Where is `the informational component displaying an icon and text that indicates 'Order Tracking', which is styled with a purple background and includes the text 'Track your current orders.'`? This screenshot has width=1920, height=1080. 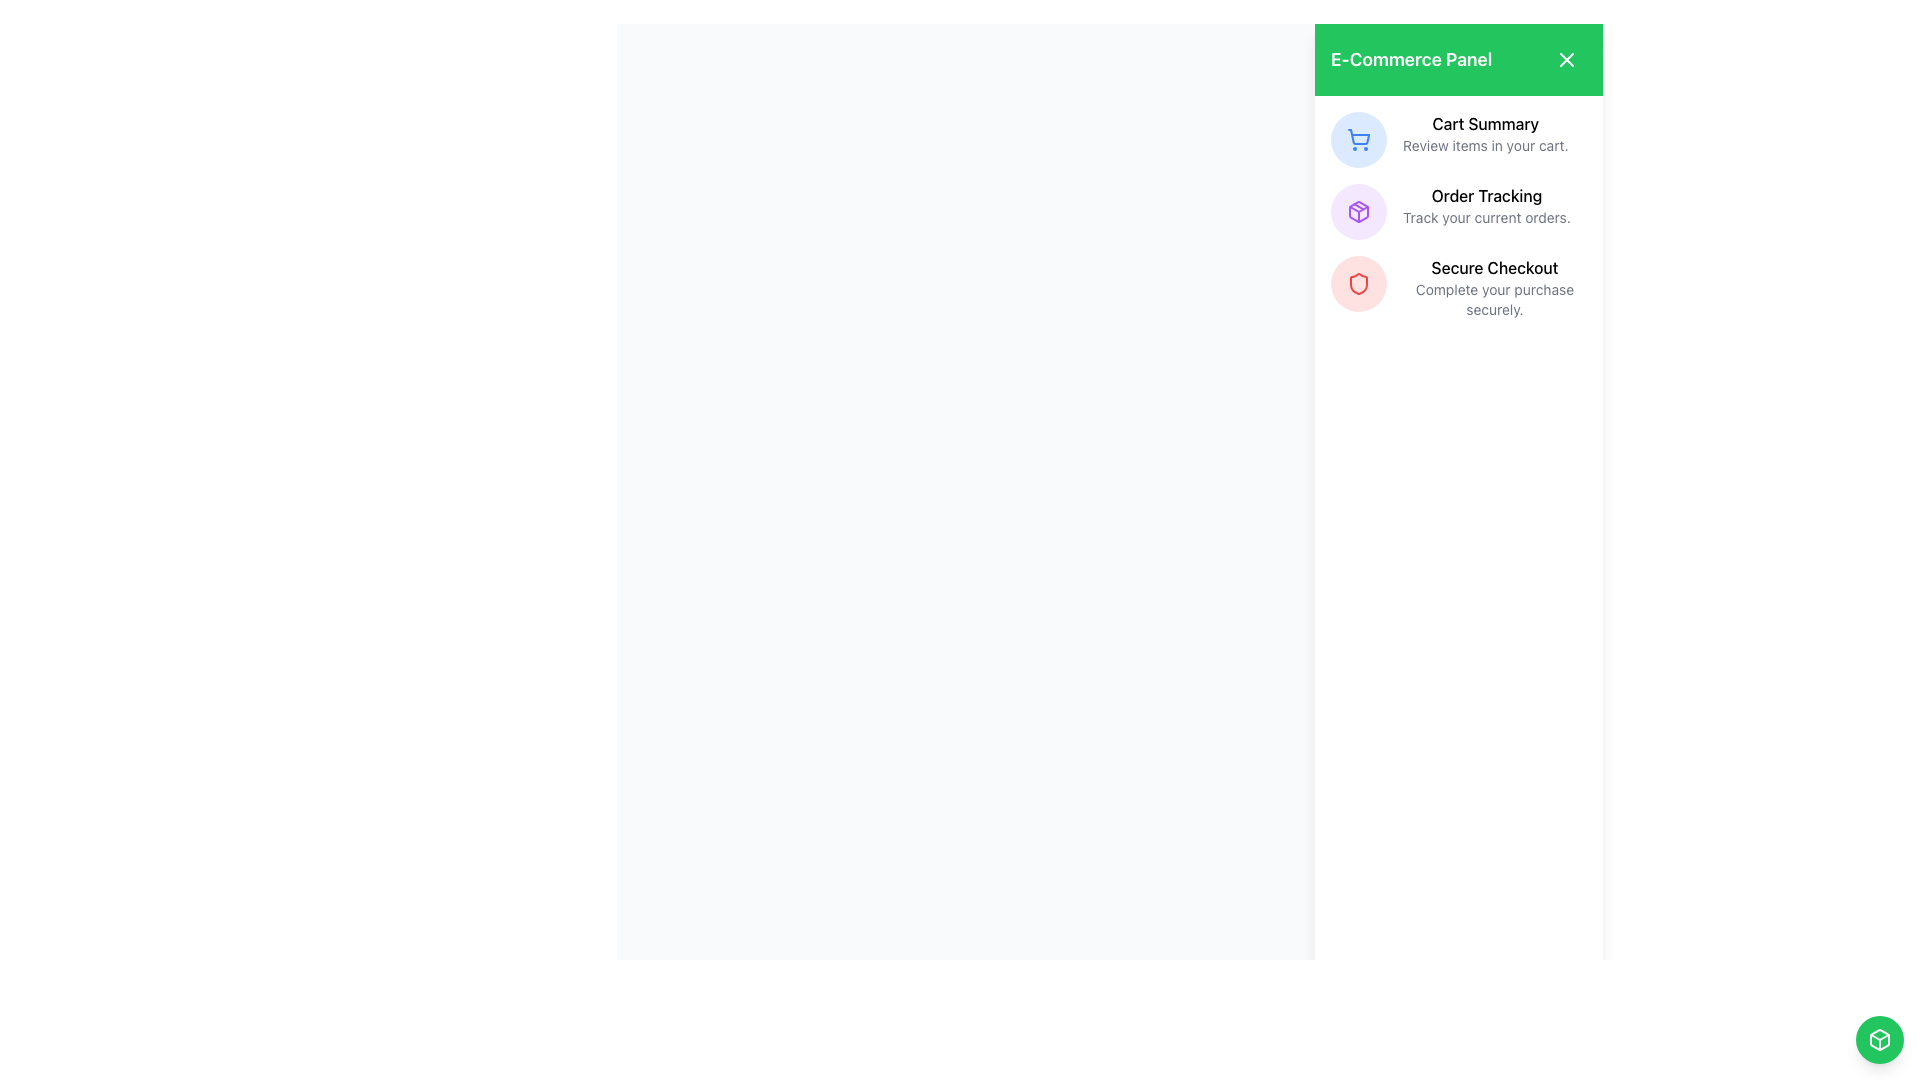 the informational component displaying an icon and text that indicates 'Order Tracking', which is styled with a purple background and includes the text 'Track your current orders.' is located at coordinates (1459, 212).